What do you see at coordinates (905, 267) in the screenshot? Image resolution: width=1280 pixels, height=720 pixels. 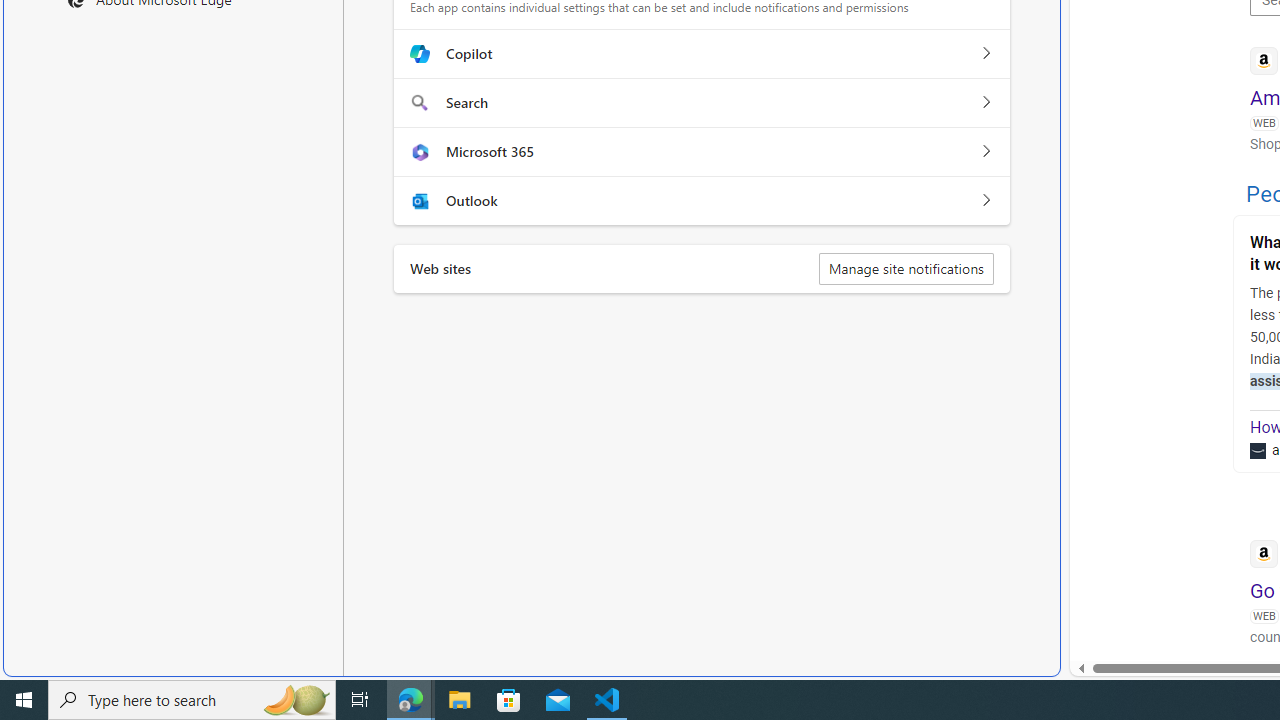 I see `'Manage site notifications'` at bounding box center [905, 267].